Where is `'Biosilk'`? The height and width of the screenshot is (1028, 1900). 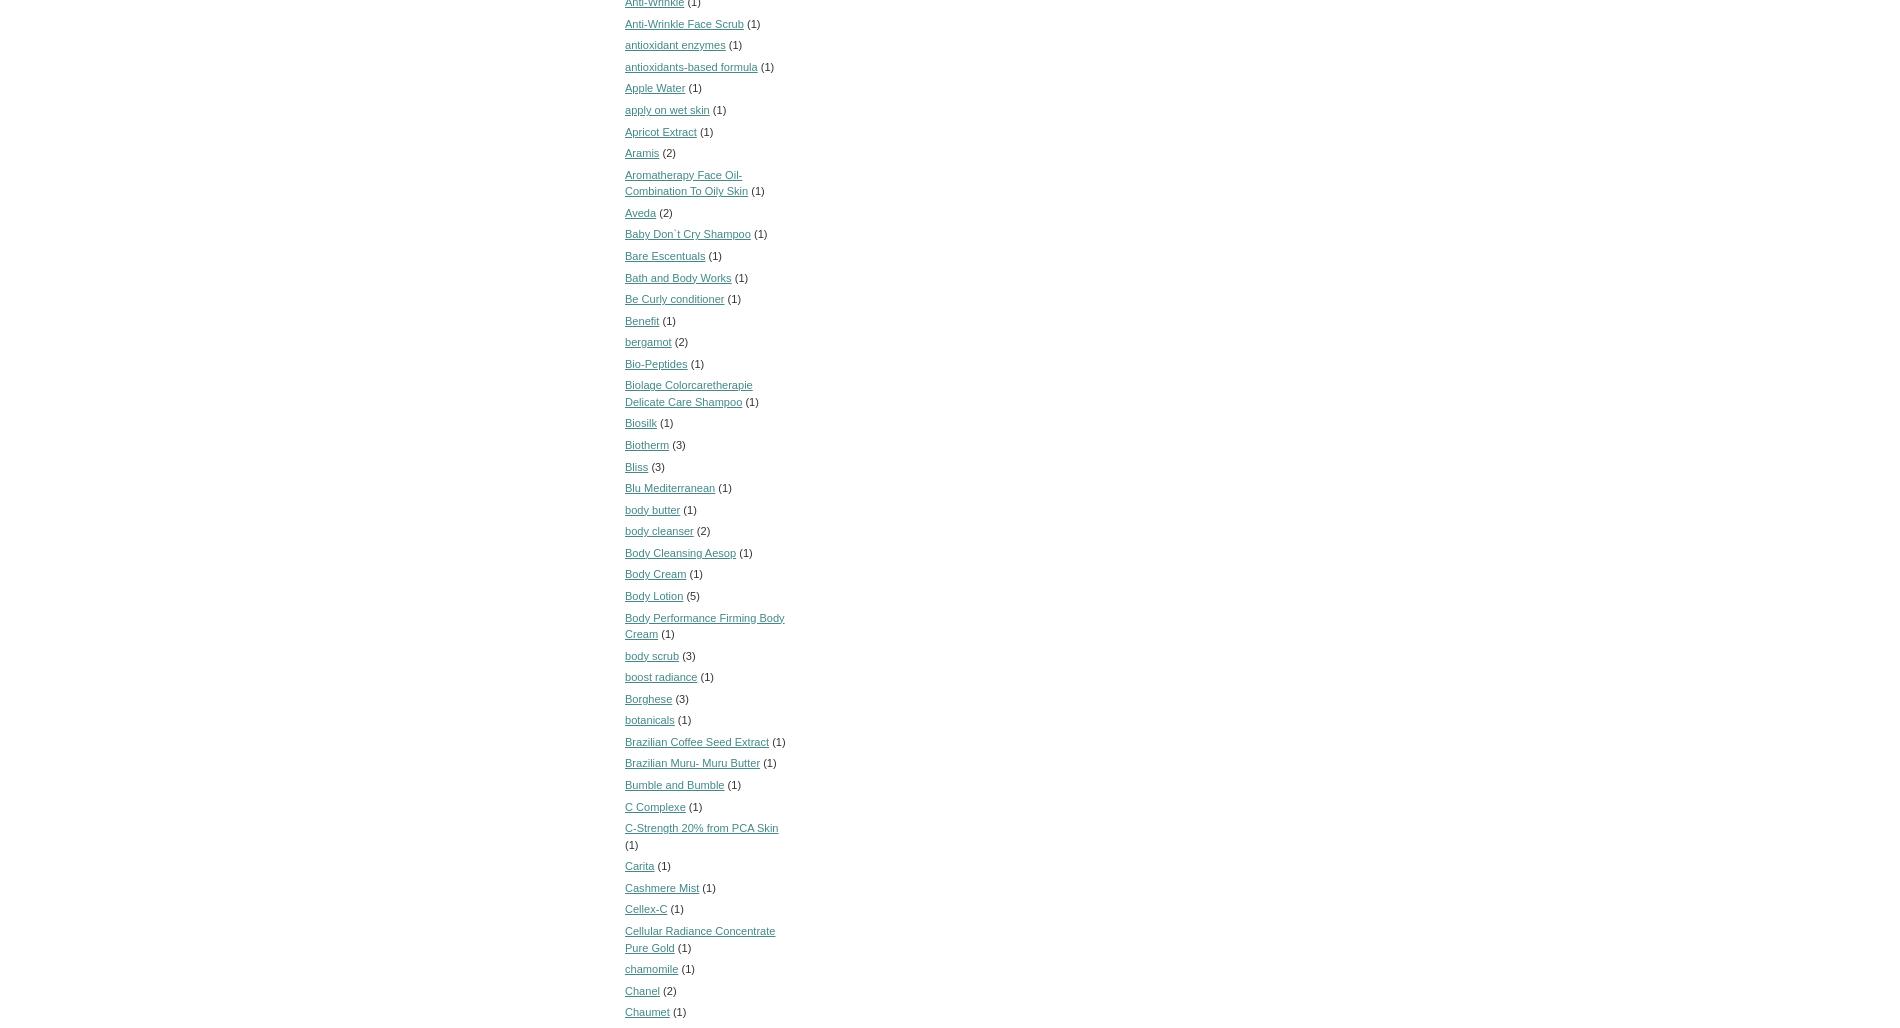
'Biosilk' is located at coordinates (624, 423).